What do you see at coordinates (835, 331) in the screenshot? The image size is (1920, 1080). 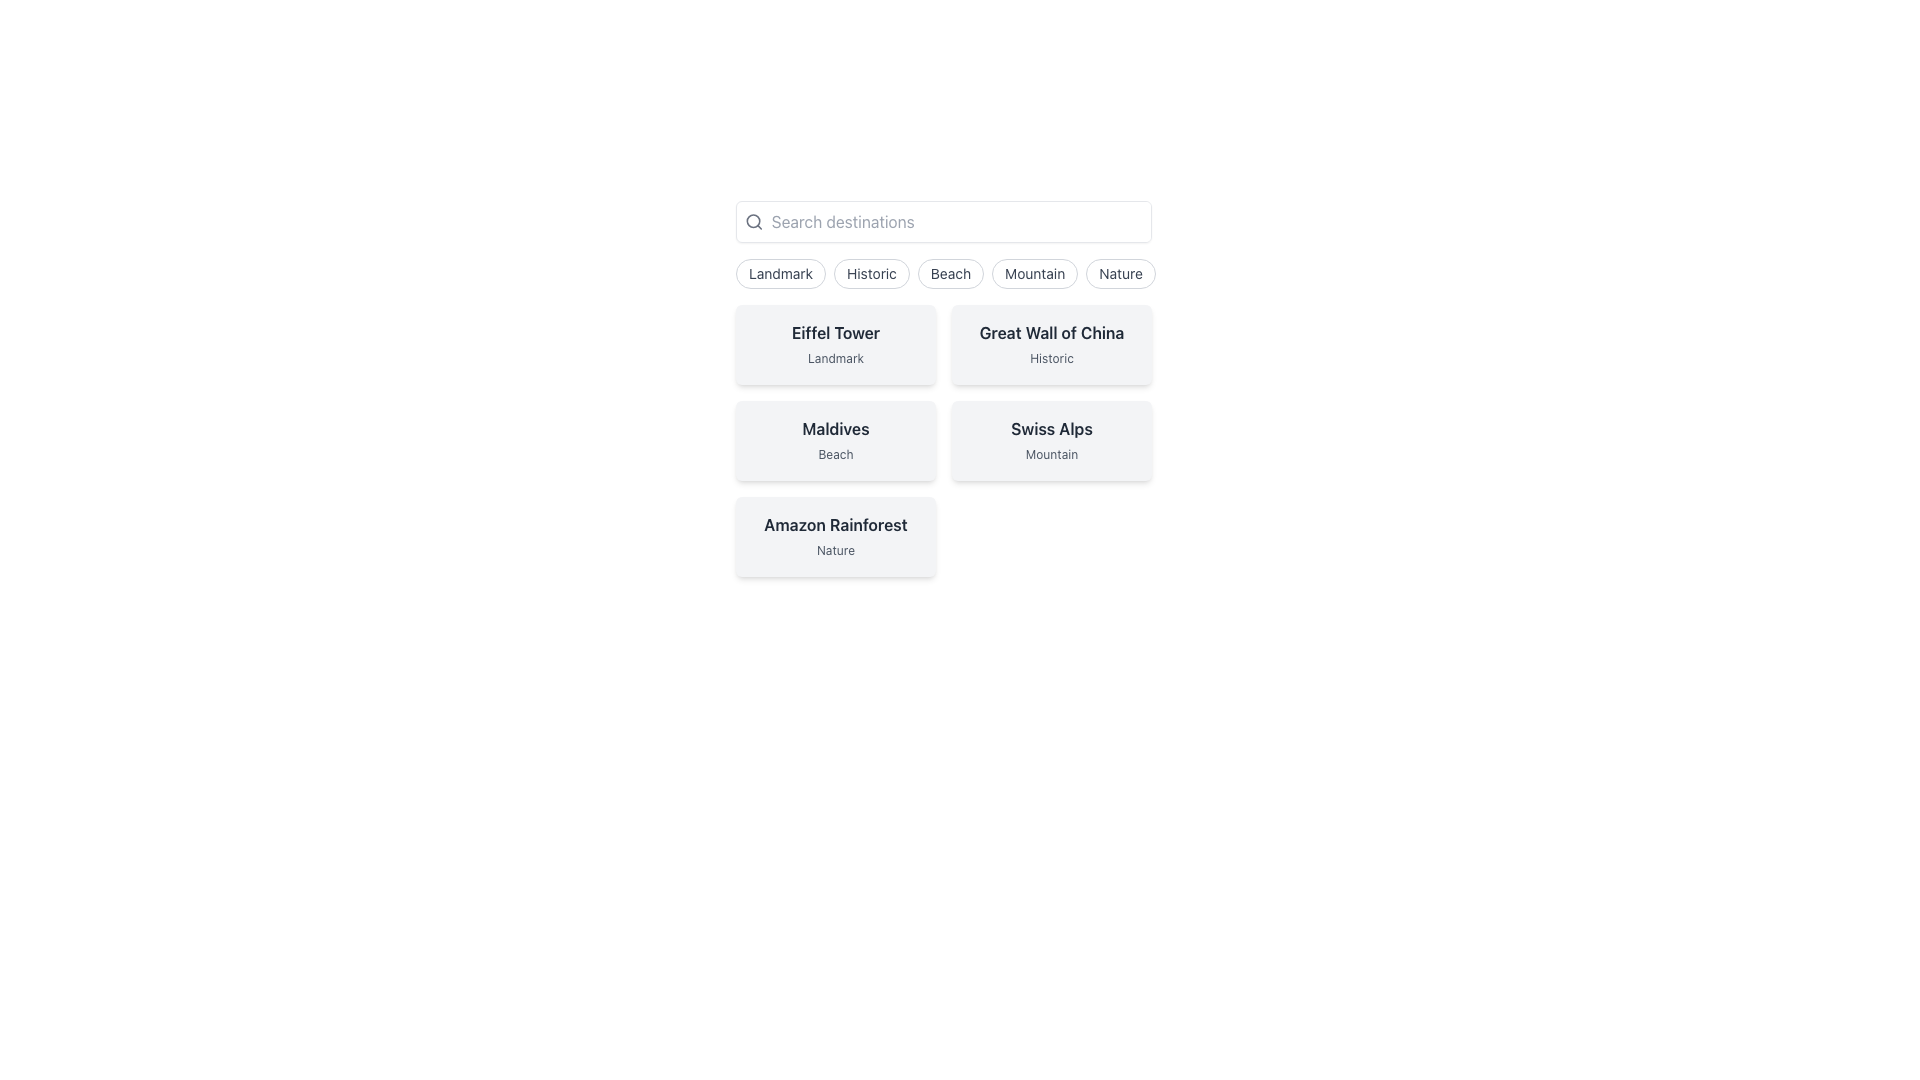 I see `the static text label displaying 'Eiffel Tower' in a bold serif font, located within a card with a light gray background` at bounding box center [835, 331].